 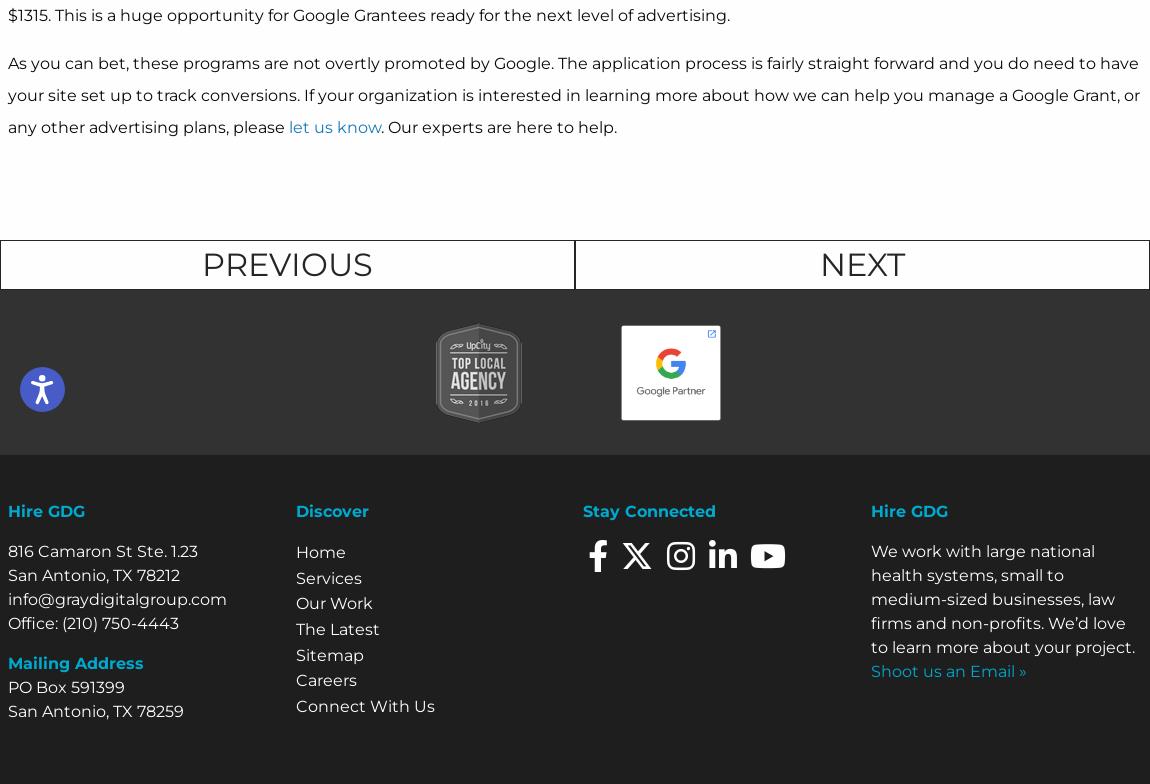 What do you see at coordinates (331, 511) in the screenshot?
I see `'Discover'` at bounding box center [331, 511].